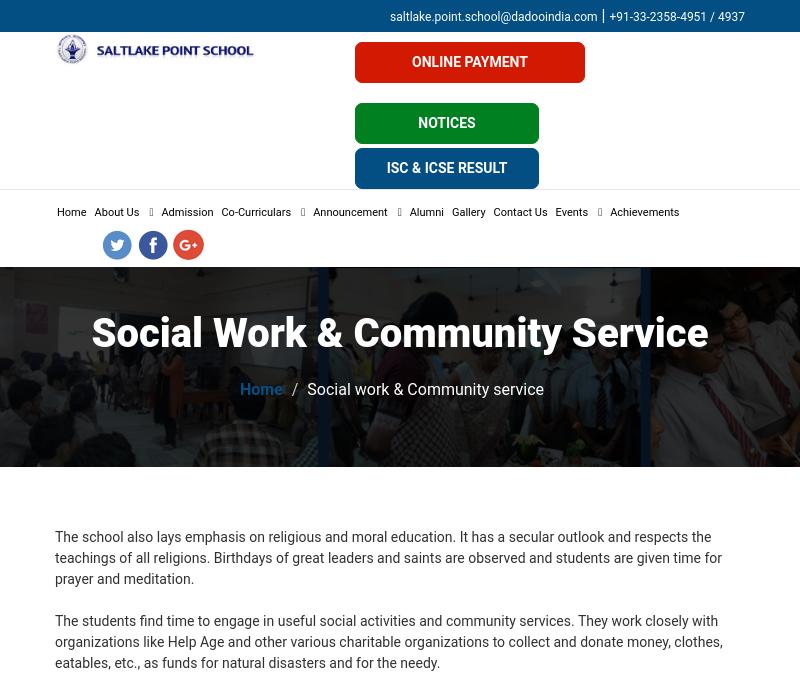 Image resolution: width=800 pixels, height=690 pixels. Describe the element at coordinates (445, 168) in the screenshot. I see `'ISC & ICSE RESULT'` at that location.